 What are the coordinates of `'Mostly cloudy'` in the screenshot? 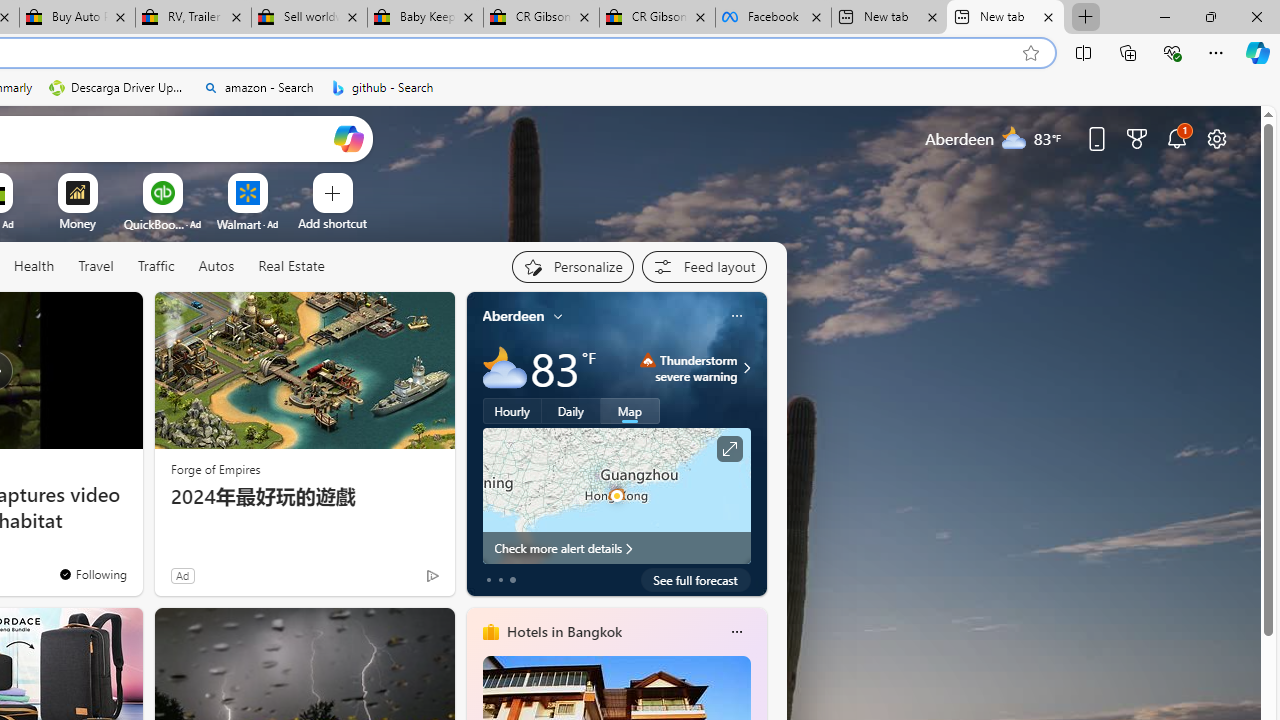 It's located at (504, 368).